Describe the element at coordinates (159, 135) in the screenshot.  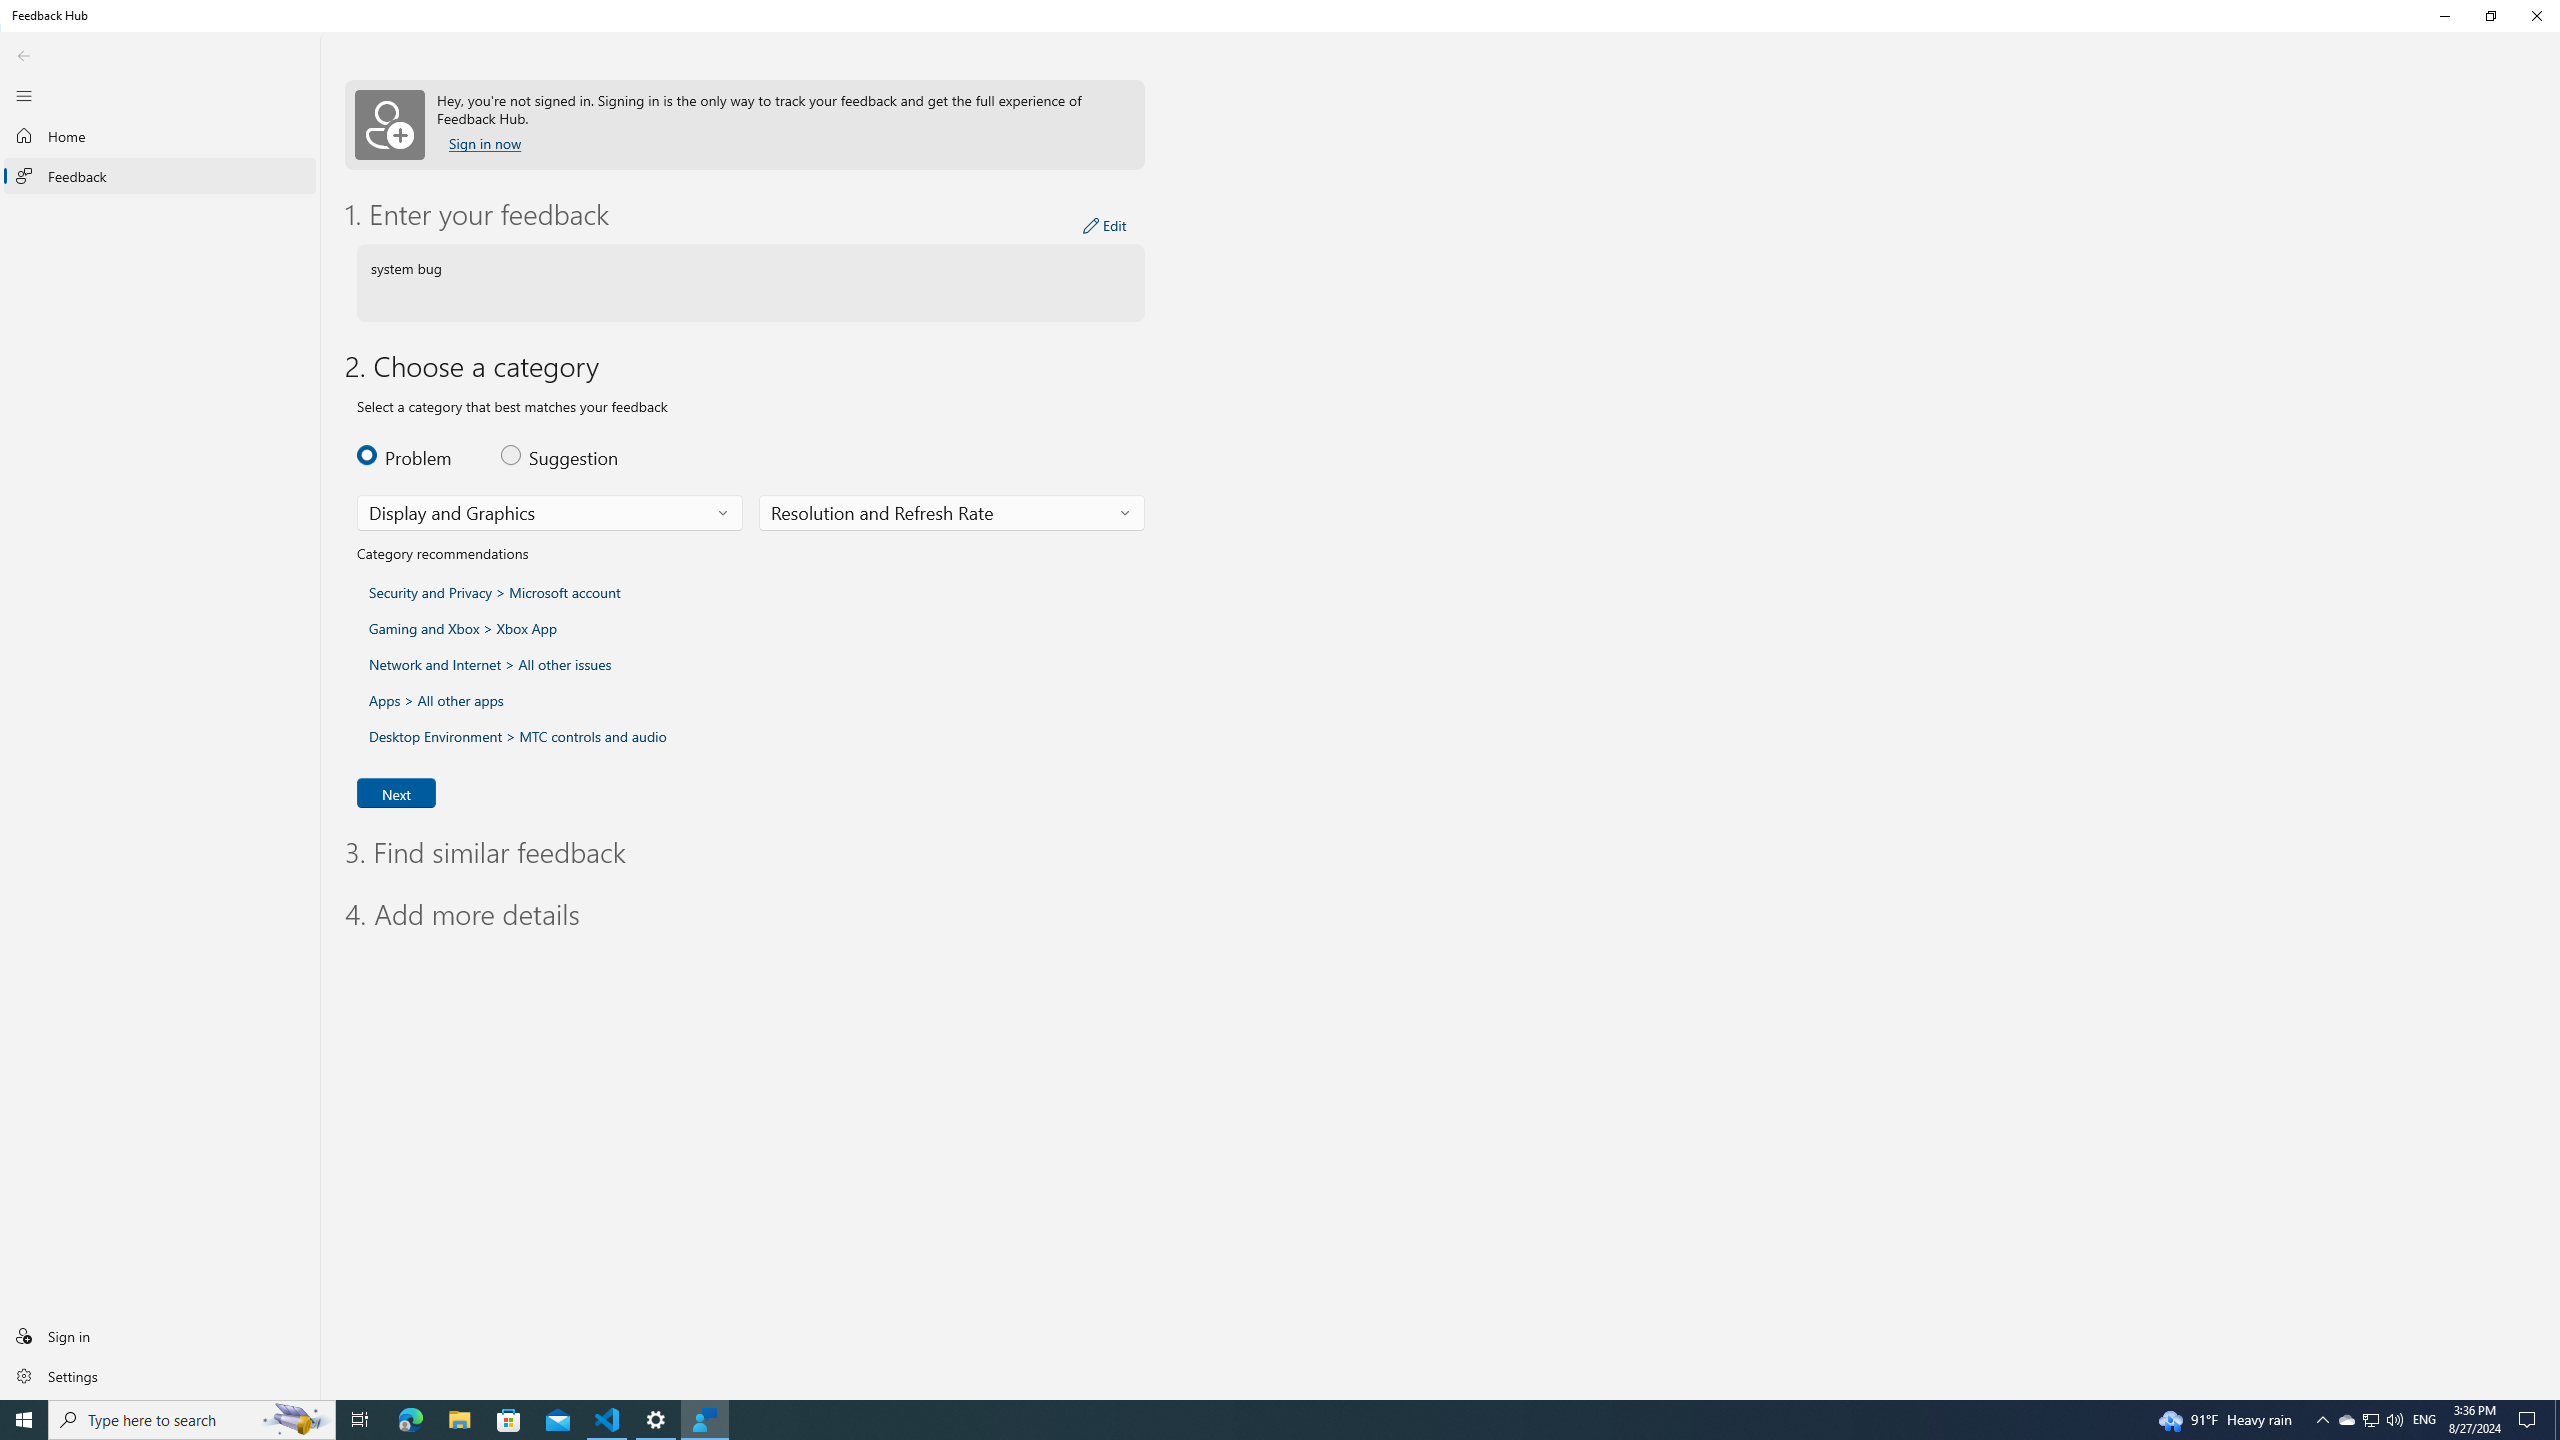
I see `'Home'` at that location.